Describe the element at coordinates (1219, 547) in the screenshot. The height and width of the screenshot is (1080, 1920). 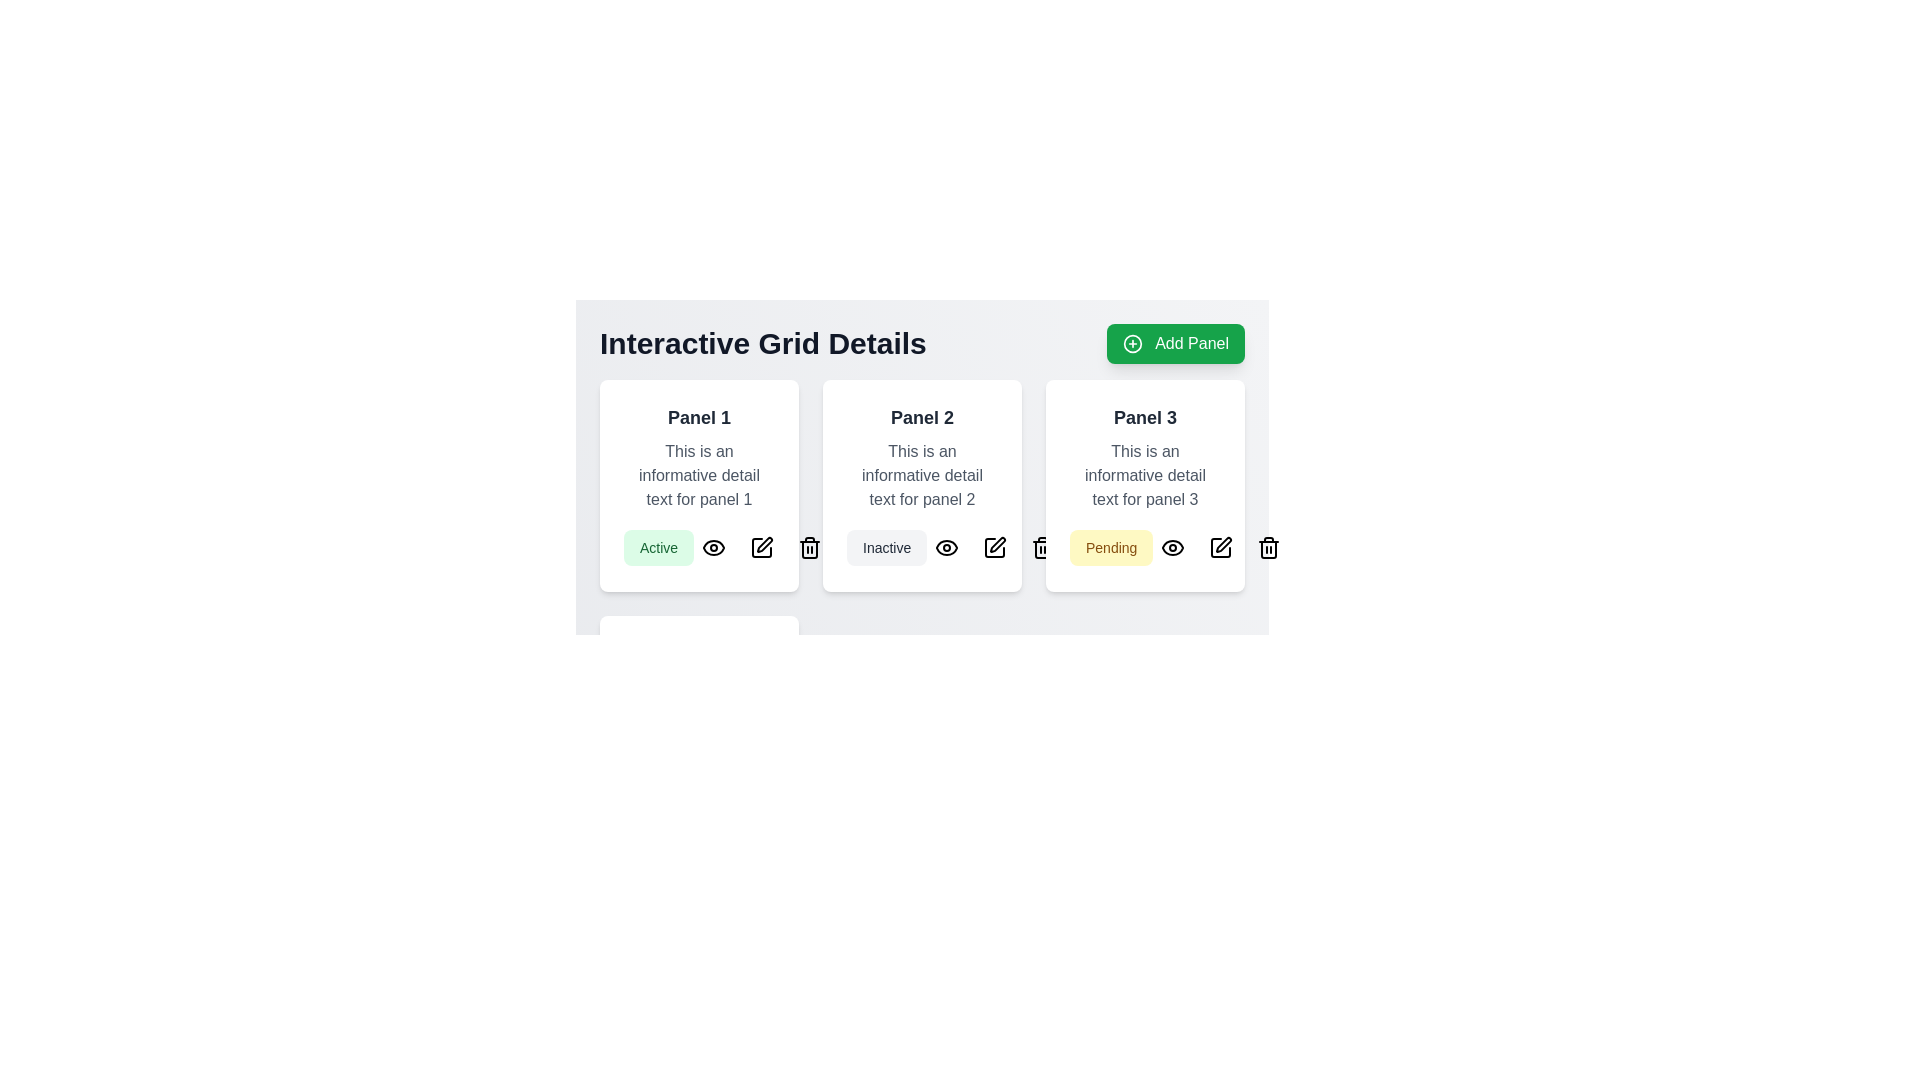
I see `the edit icon located` at that location.